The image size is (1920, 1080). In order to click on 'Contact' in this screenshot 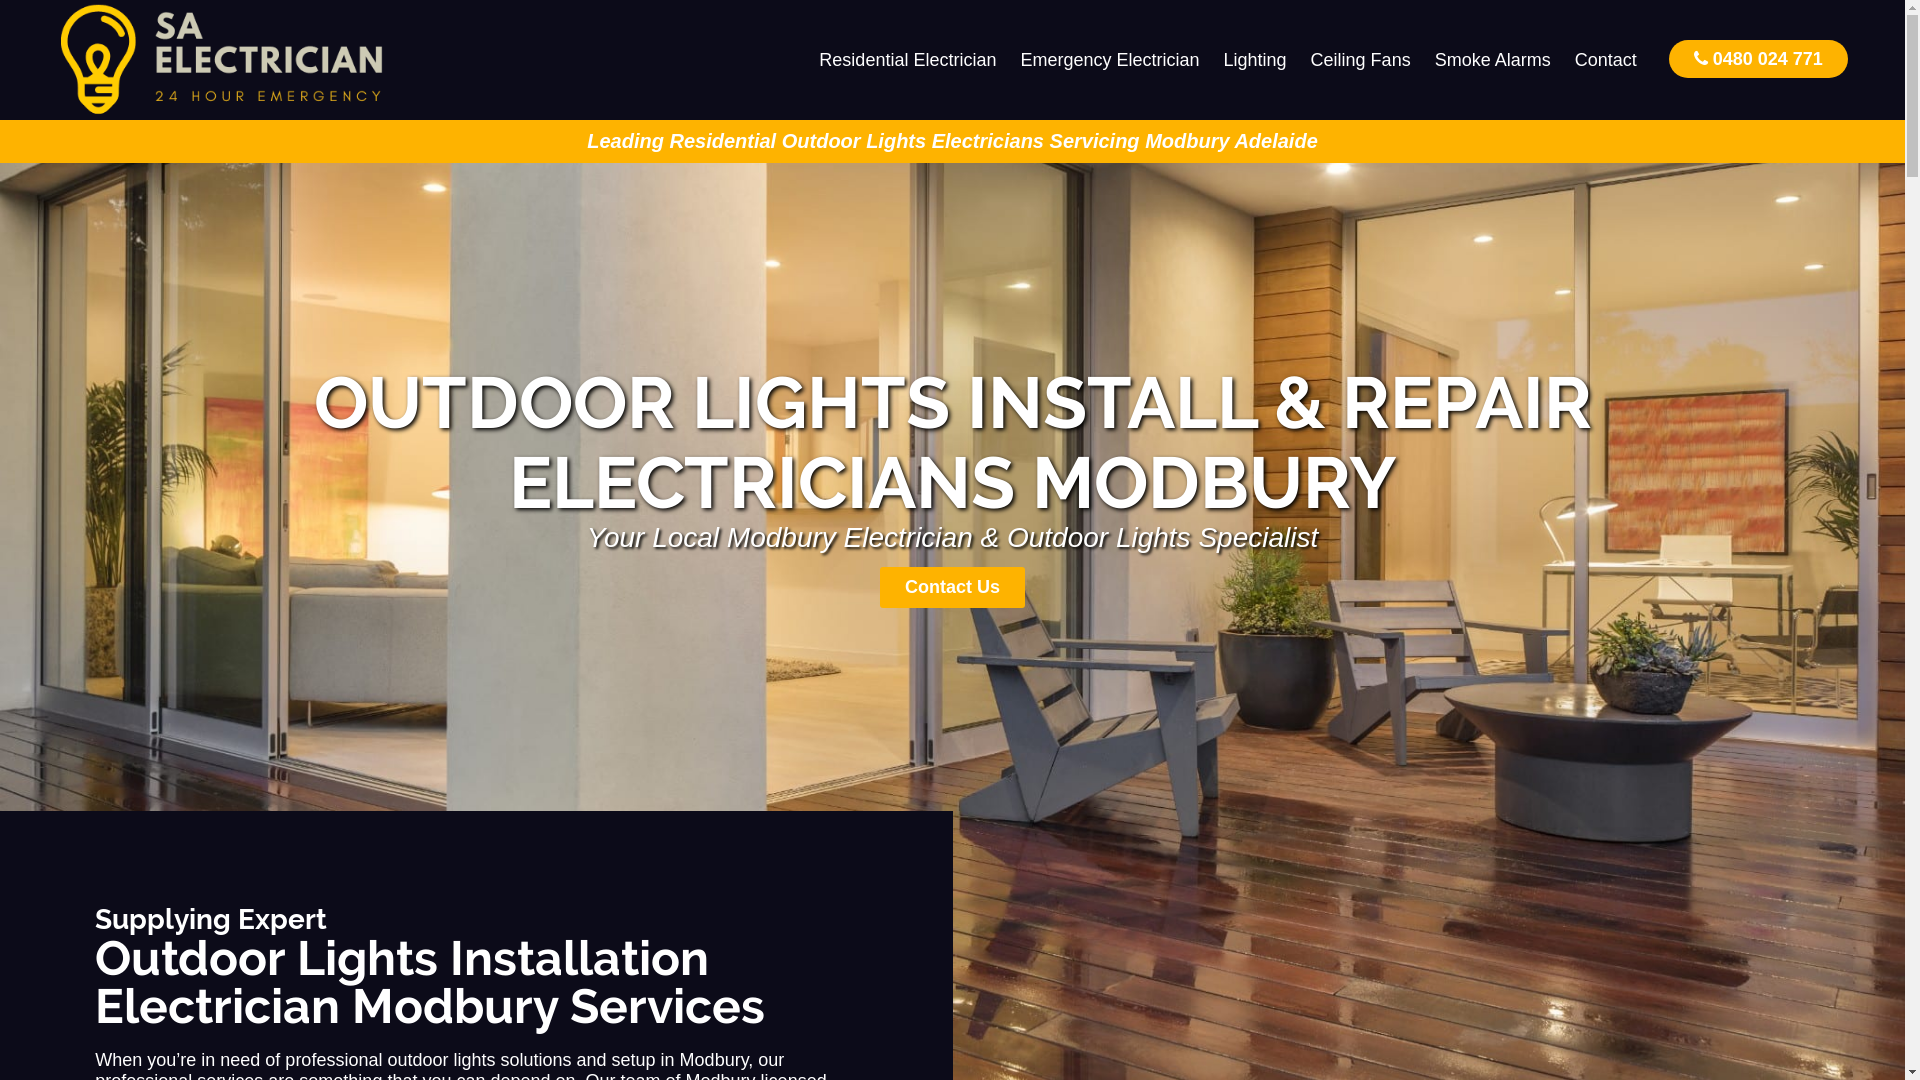, I will do `click(1606, 59)`.